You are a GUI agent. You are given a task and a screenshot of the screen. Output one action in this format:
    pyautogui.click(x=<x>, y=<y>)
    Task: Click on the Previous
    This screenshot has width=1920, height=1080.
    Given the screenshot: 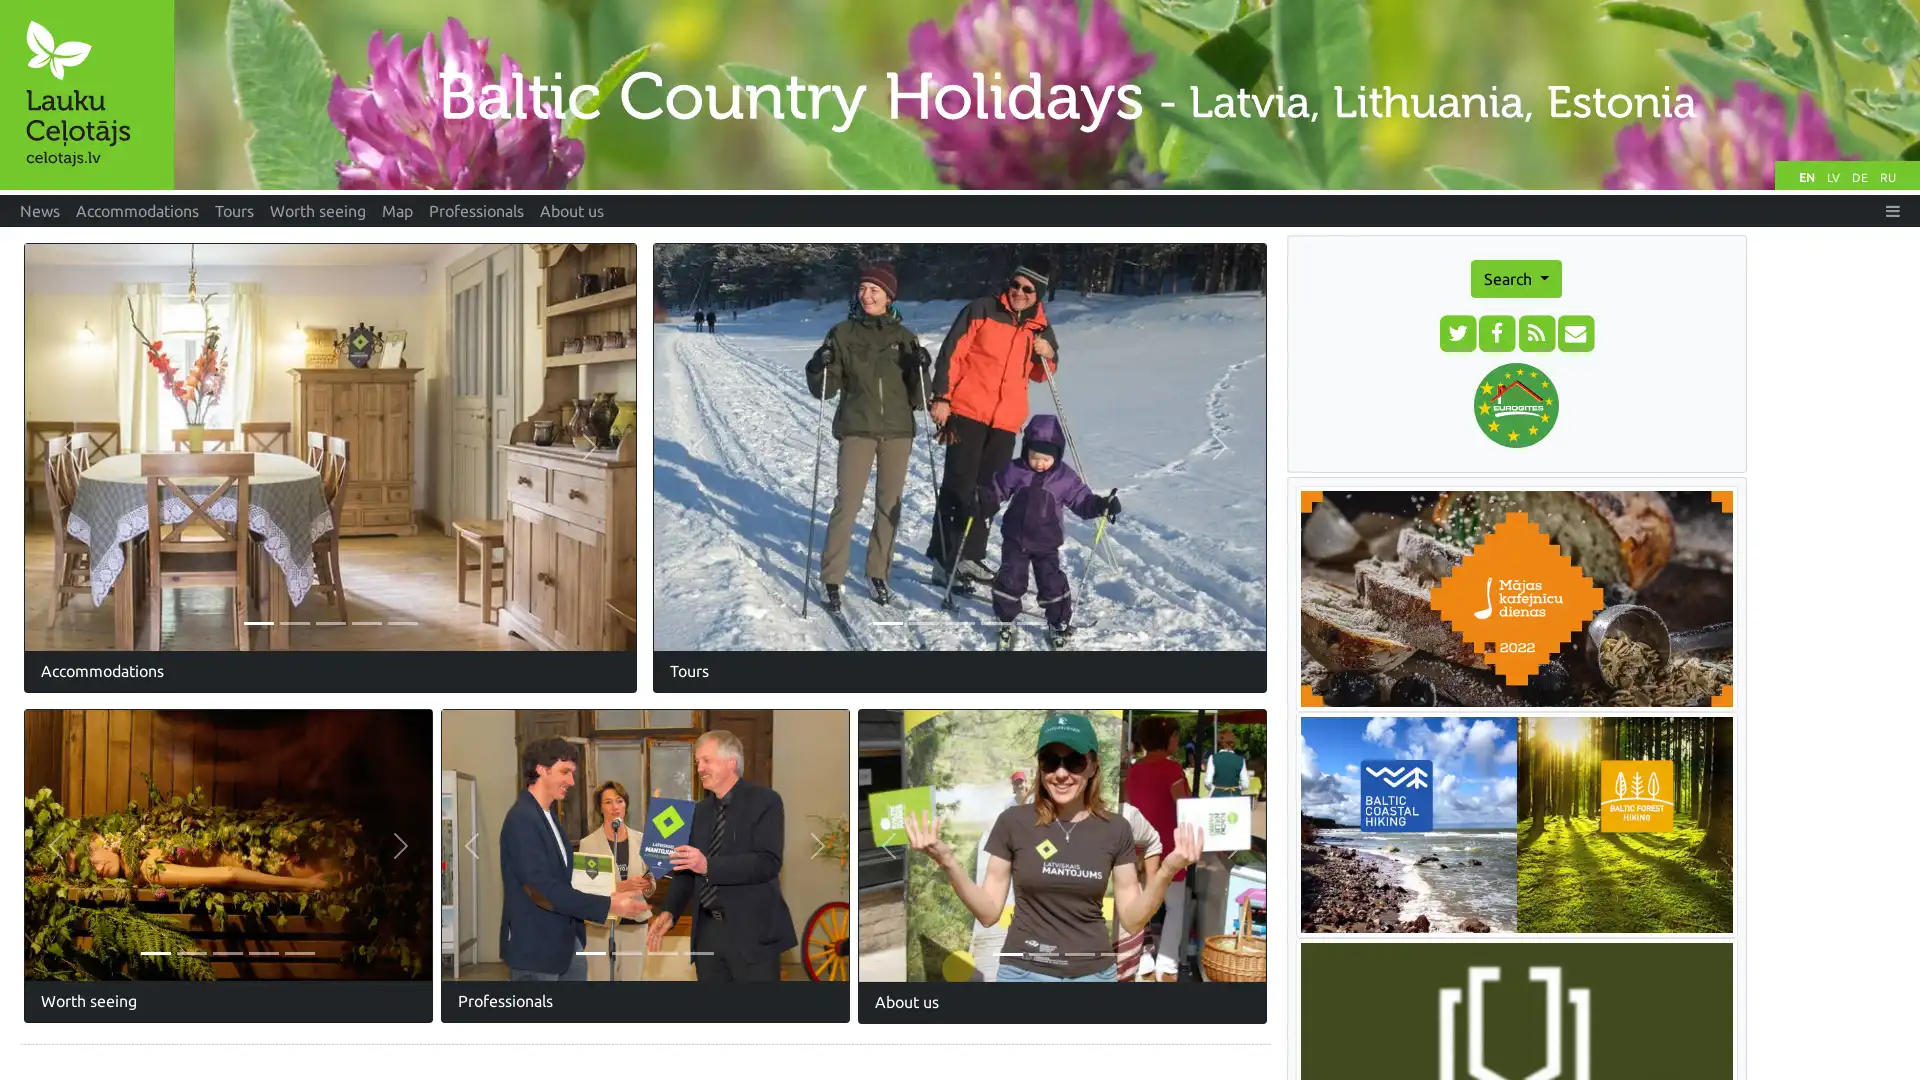 What is the action you would take?
    pyautogui.click(x=470, y=845)
    